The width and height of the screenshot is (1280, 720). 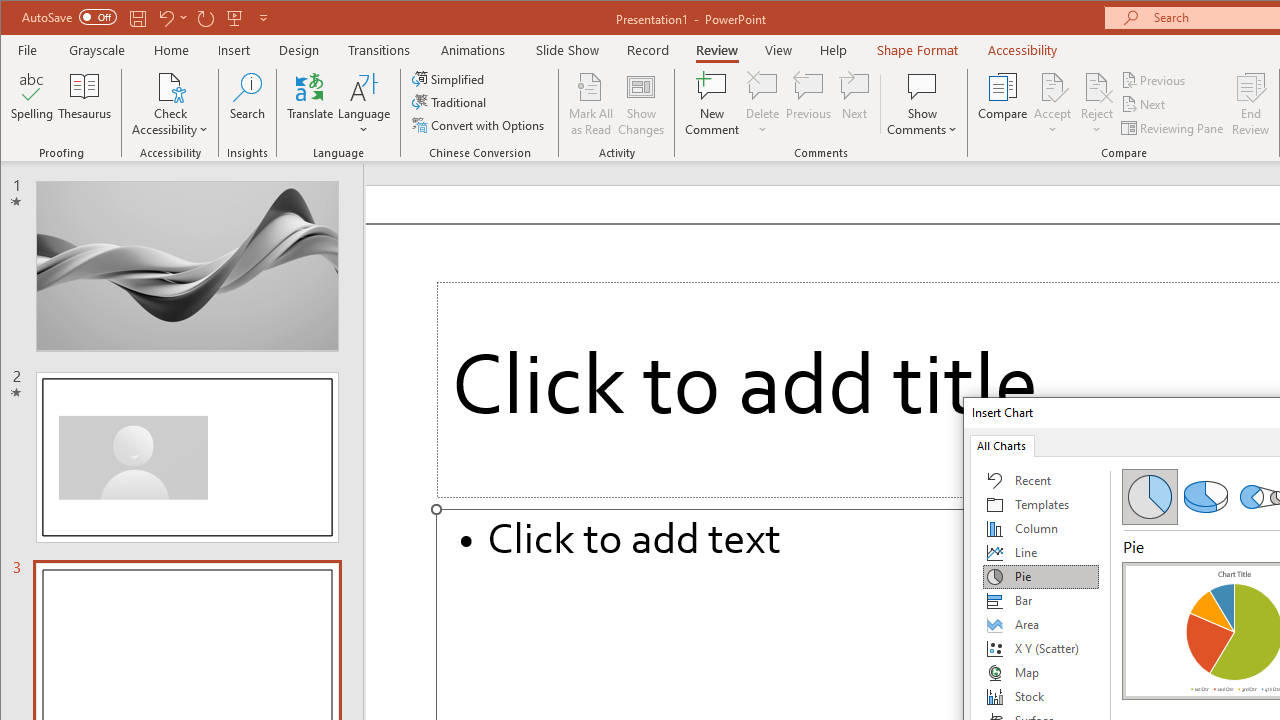 I want to click on 'Convert with Options...', so click(x=480, y=125).